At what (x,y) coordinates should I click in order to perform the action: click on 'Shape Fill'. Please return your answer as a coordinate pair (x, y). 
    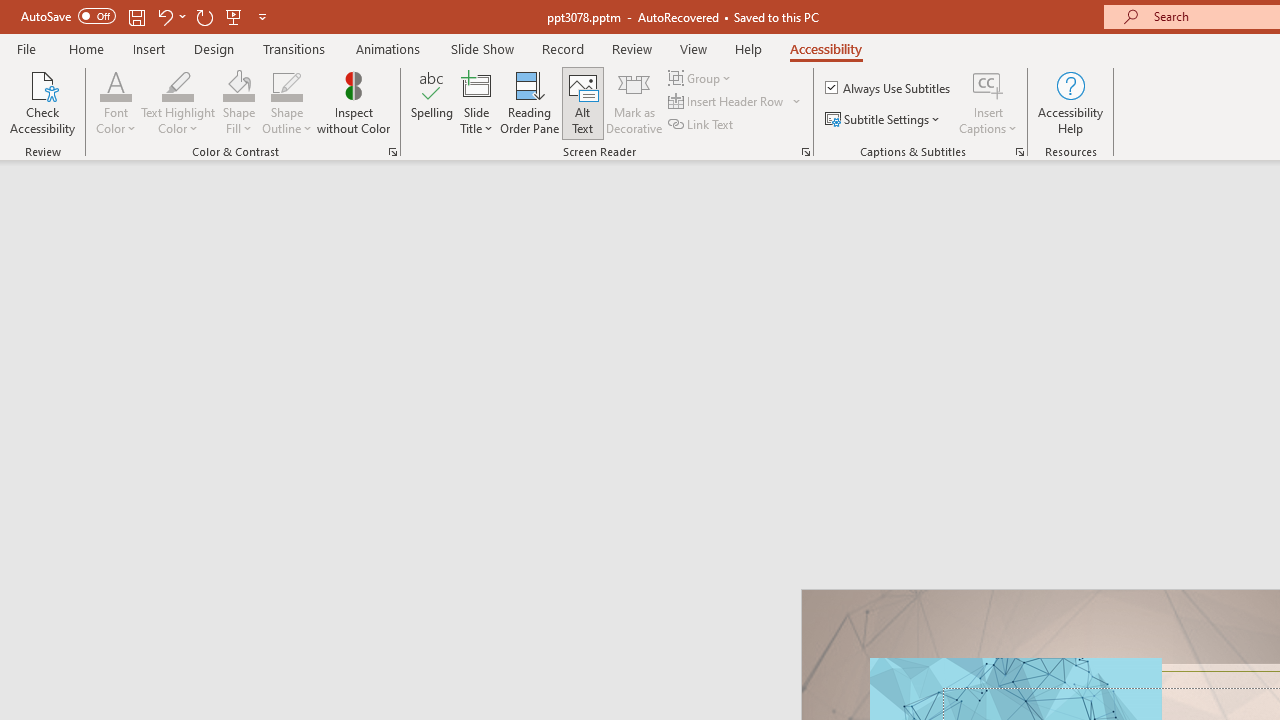
    Looking at the image, I should click on (238, 103).